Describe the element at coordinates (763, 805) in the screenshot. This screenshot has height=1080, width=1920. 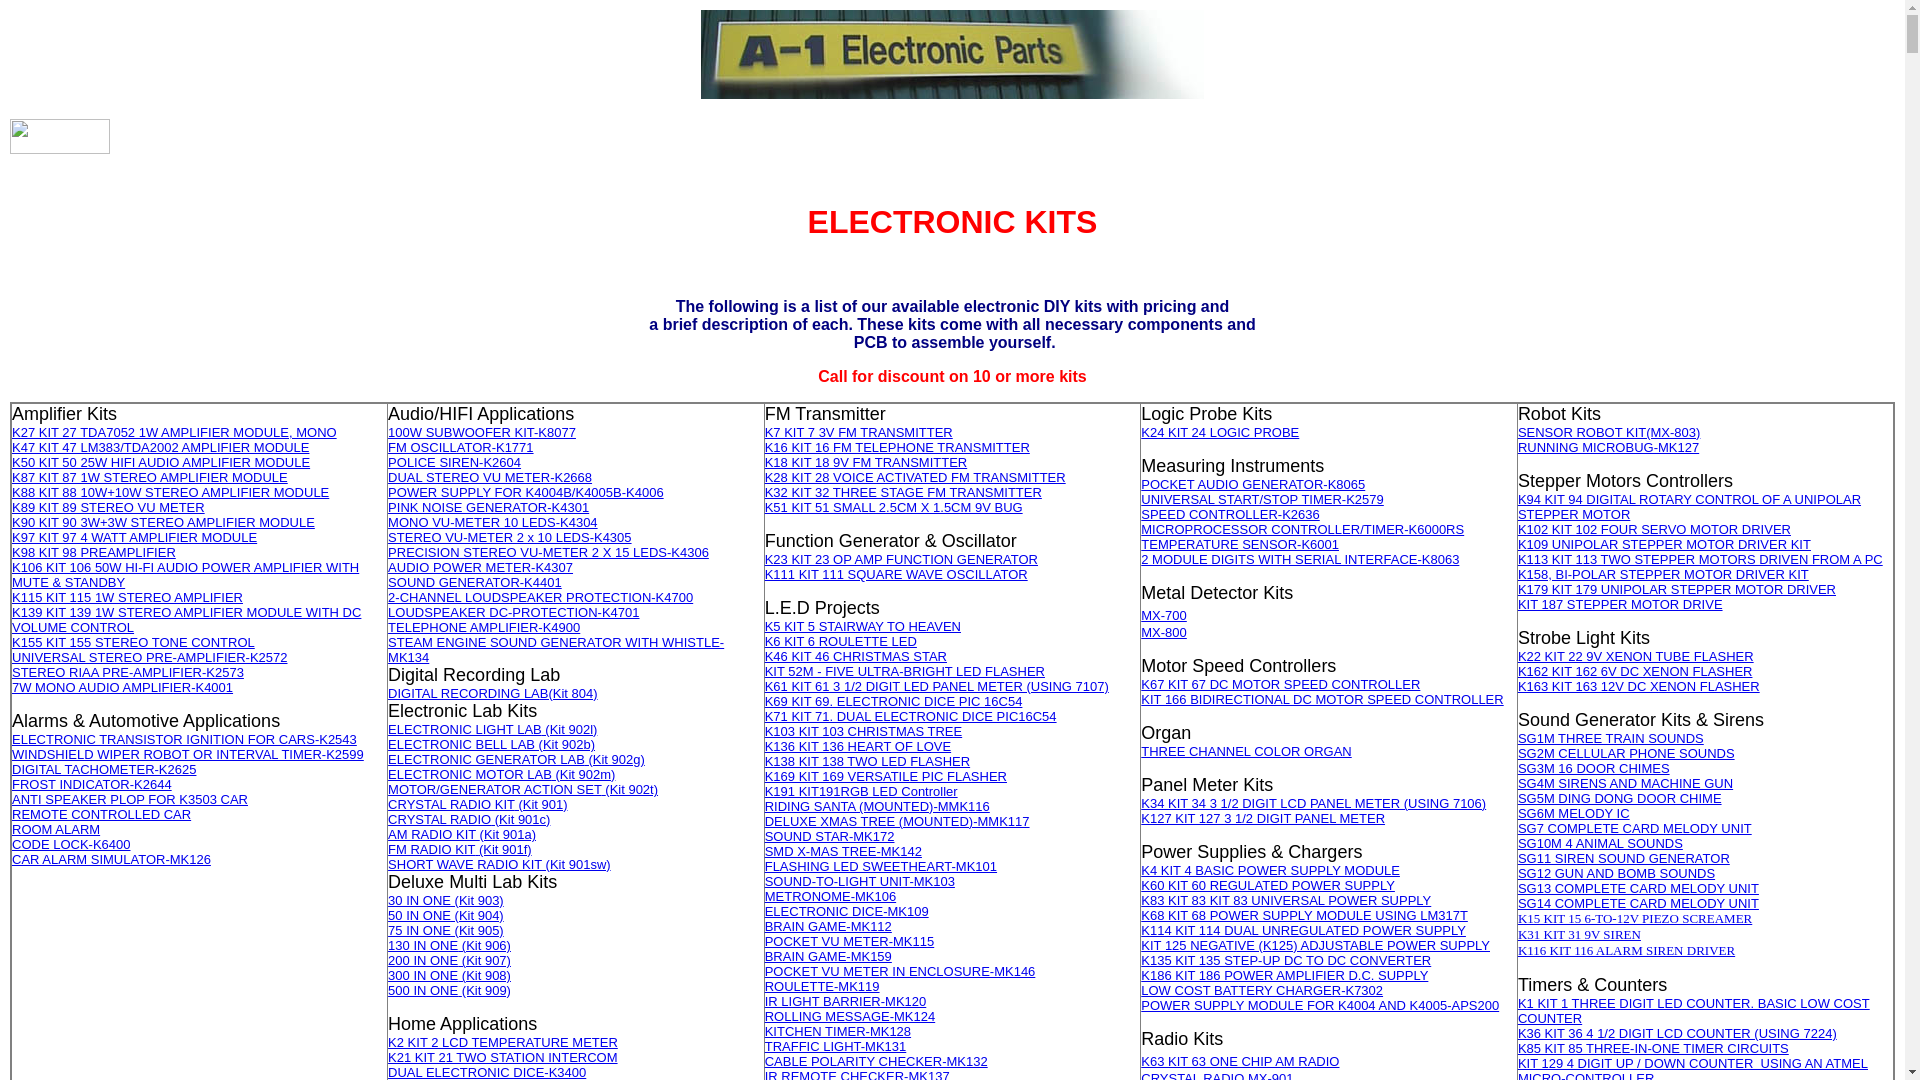
I see `'RIDING SANTA (MOUNTED)-MMK116'` at that location.